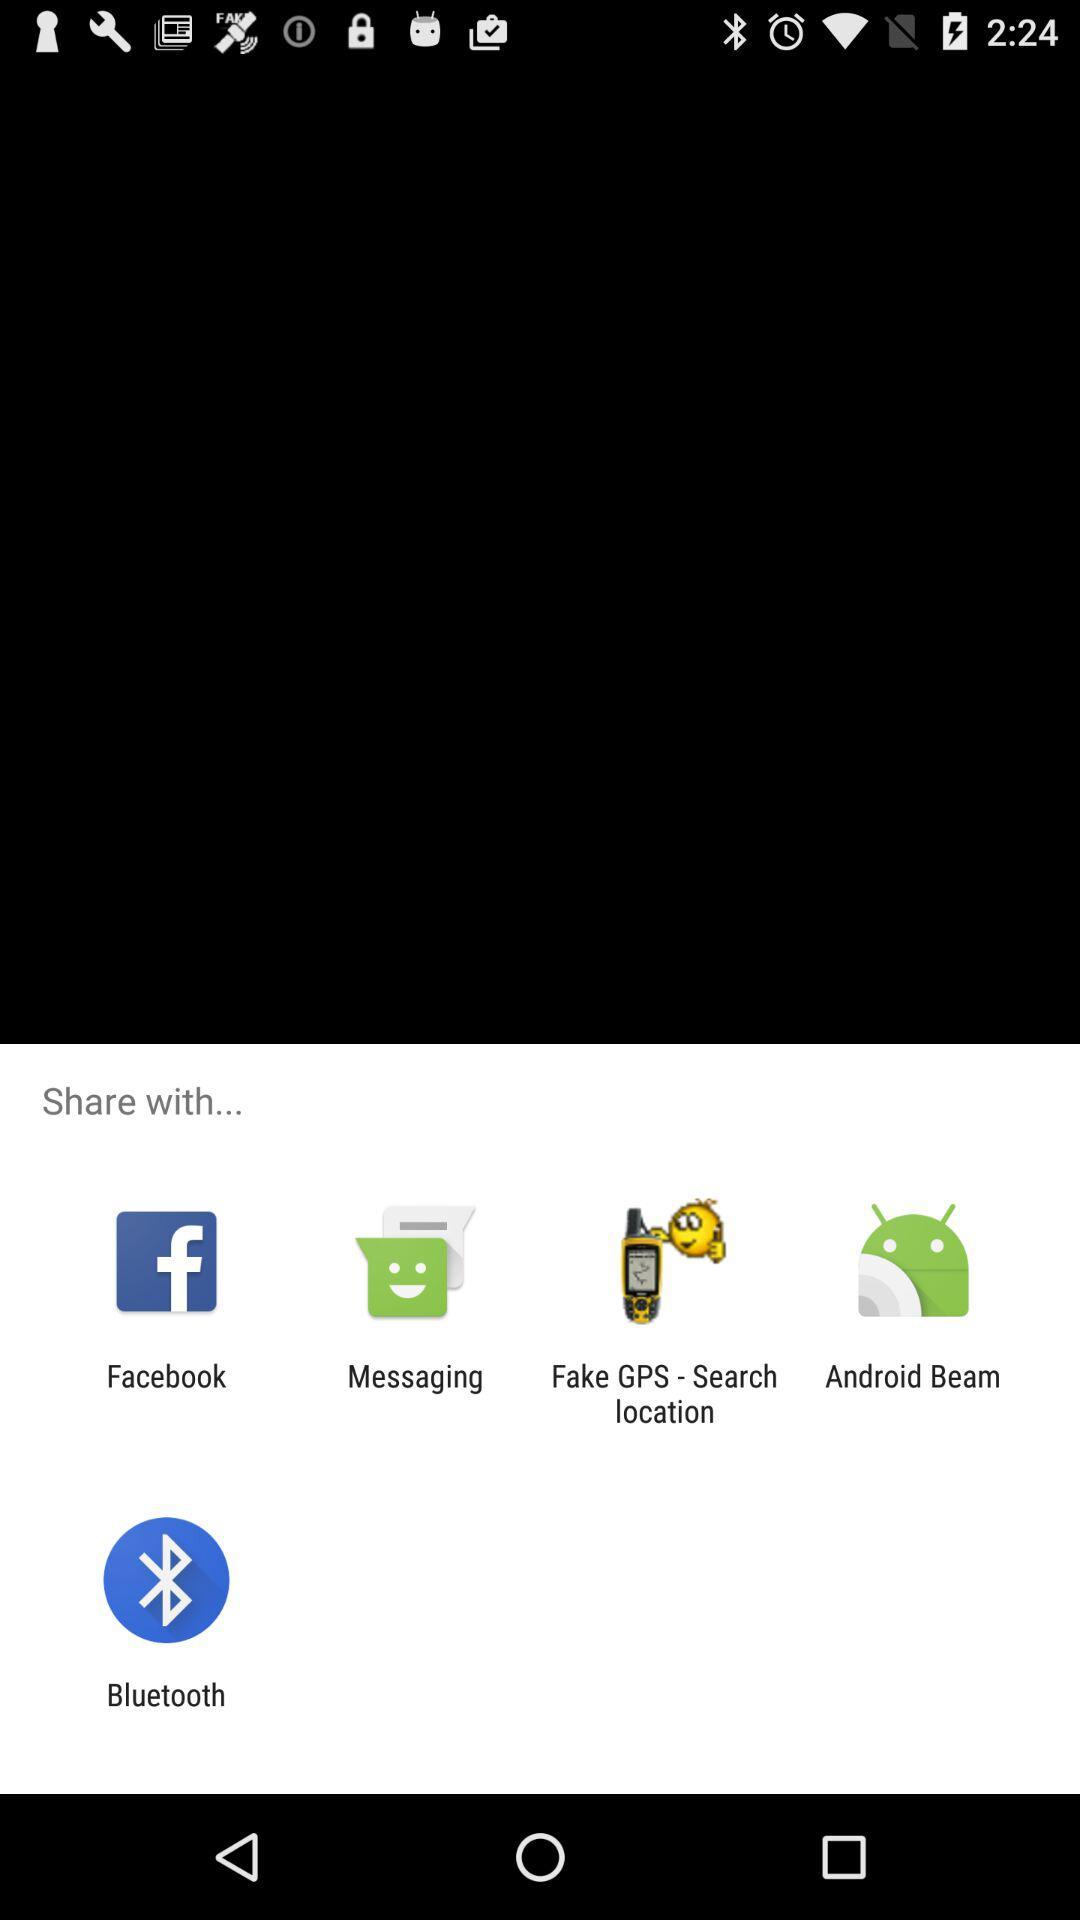  What do you see at coordinates (664, 1392) in the screenshot?
I see `the icon next to messaging` at bounding box center [664, 1392].